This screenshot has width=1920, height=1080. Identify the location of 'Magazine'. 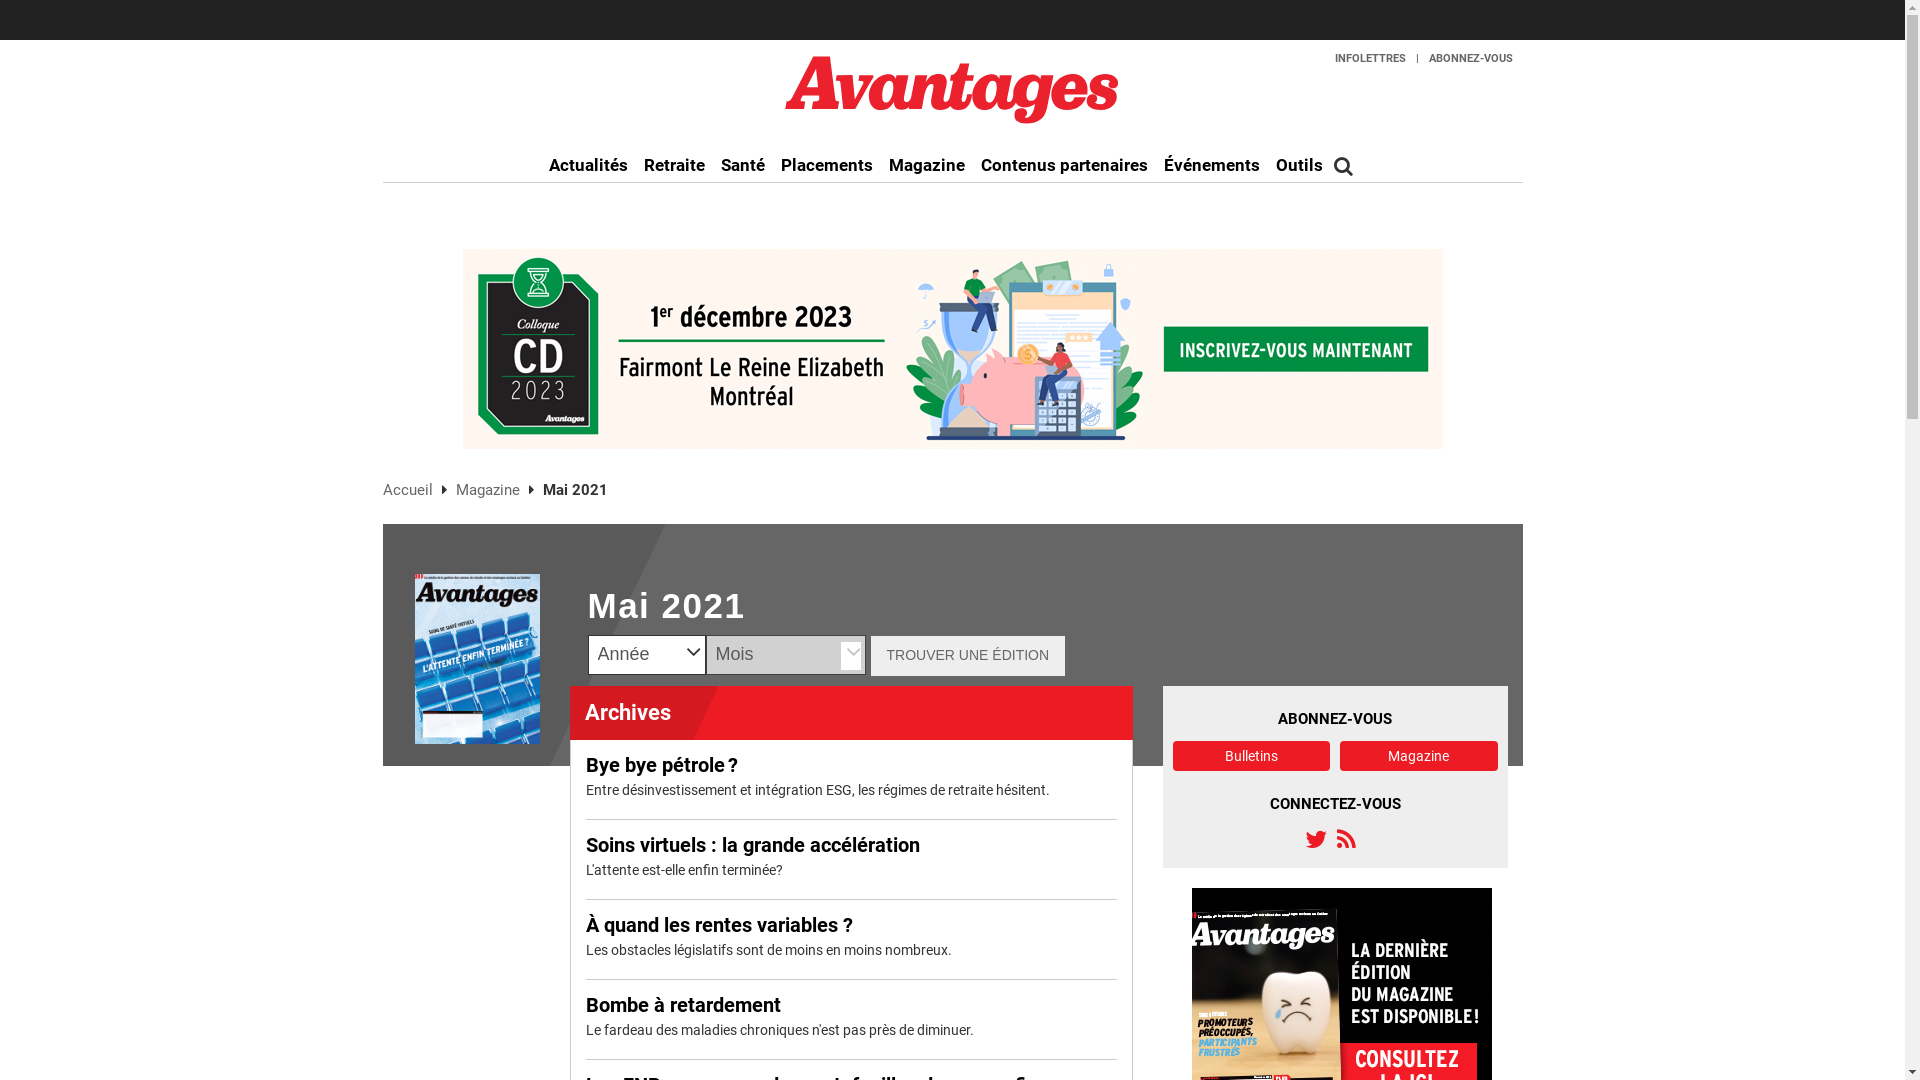
(489, 489).